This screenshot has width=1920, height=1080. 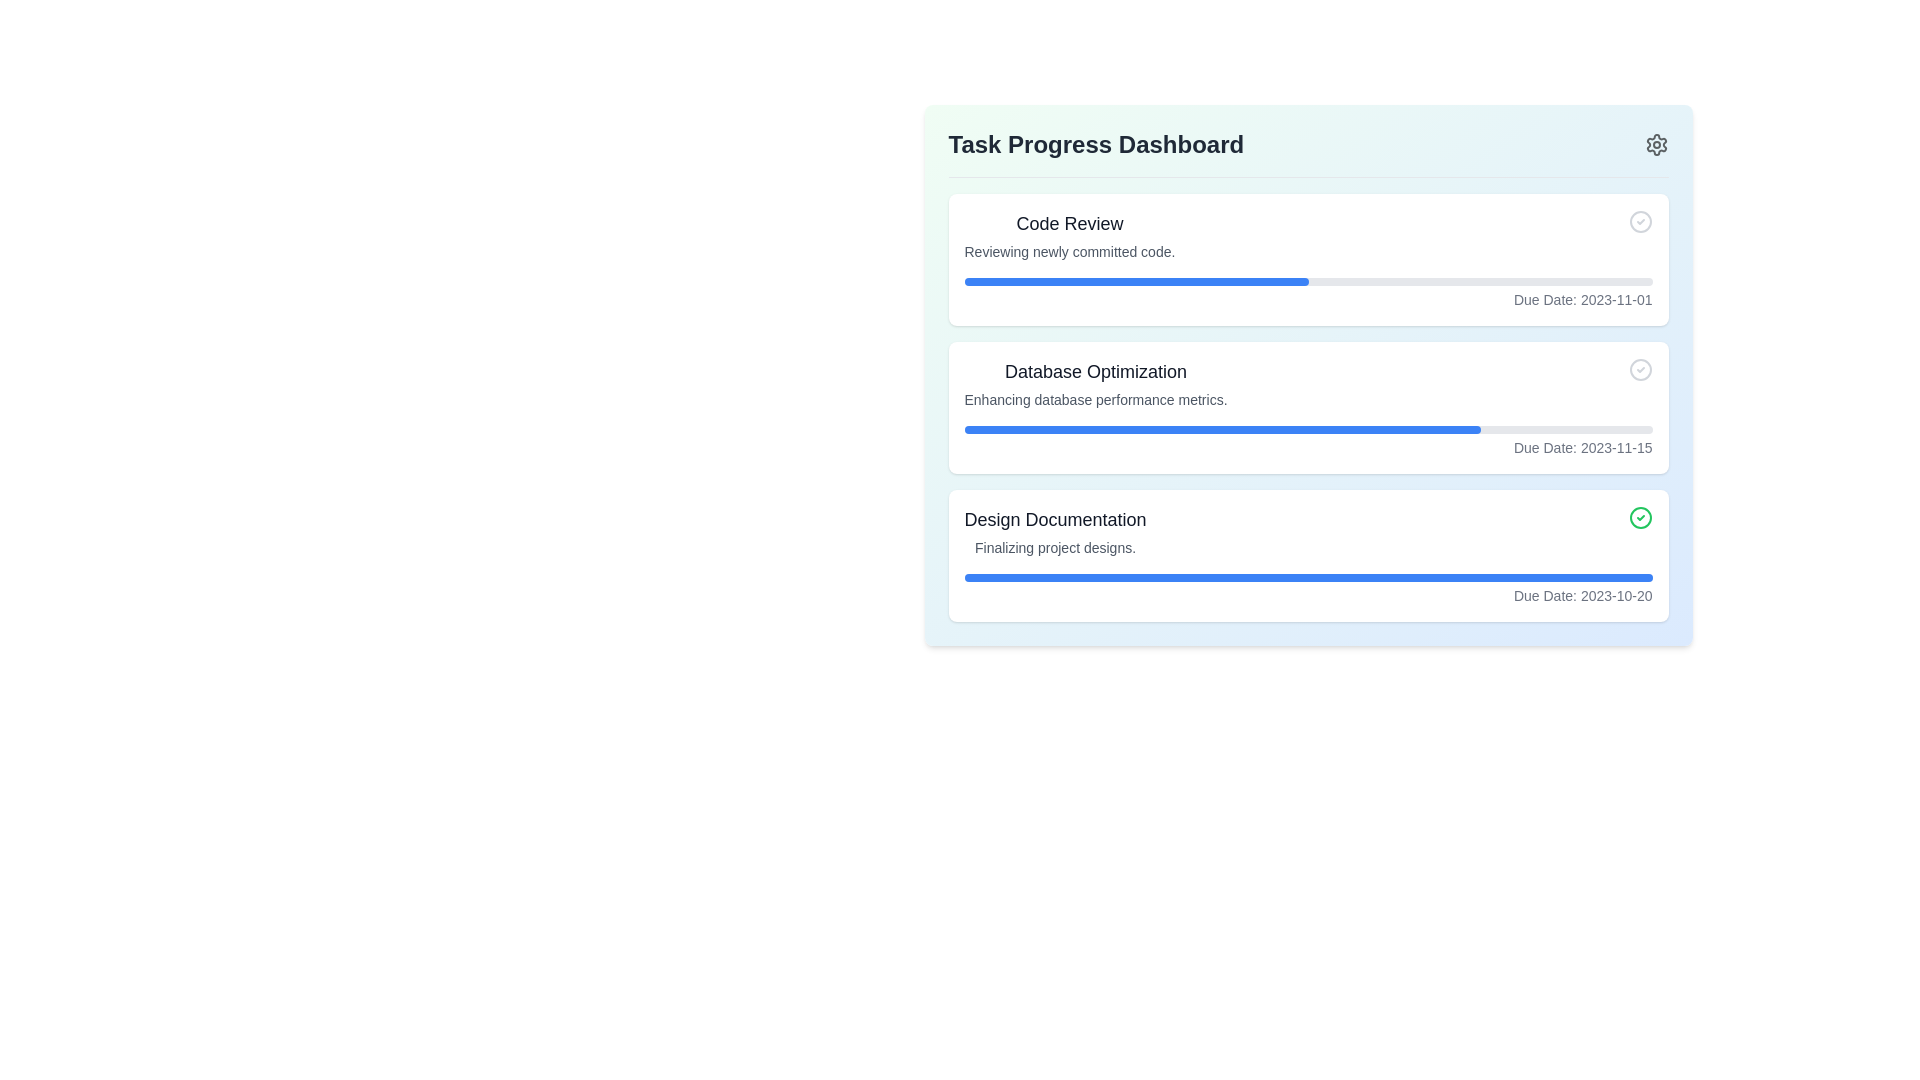 What do you see at coordinates (1308, 281) in the screenshot?
I see `the horizontal progress bar located in the 'Code Review' section of the task progress dashboard, beneath the section's title and description` at bounding box center [1308, 281].